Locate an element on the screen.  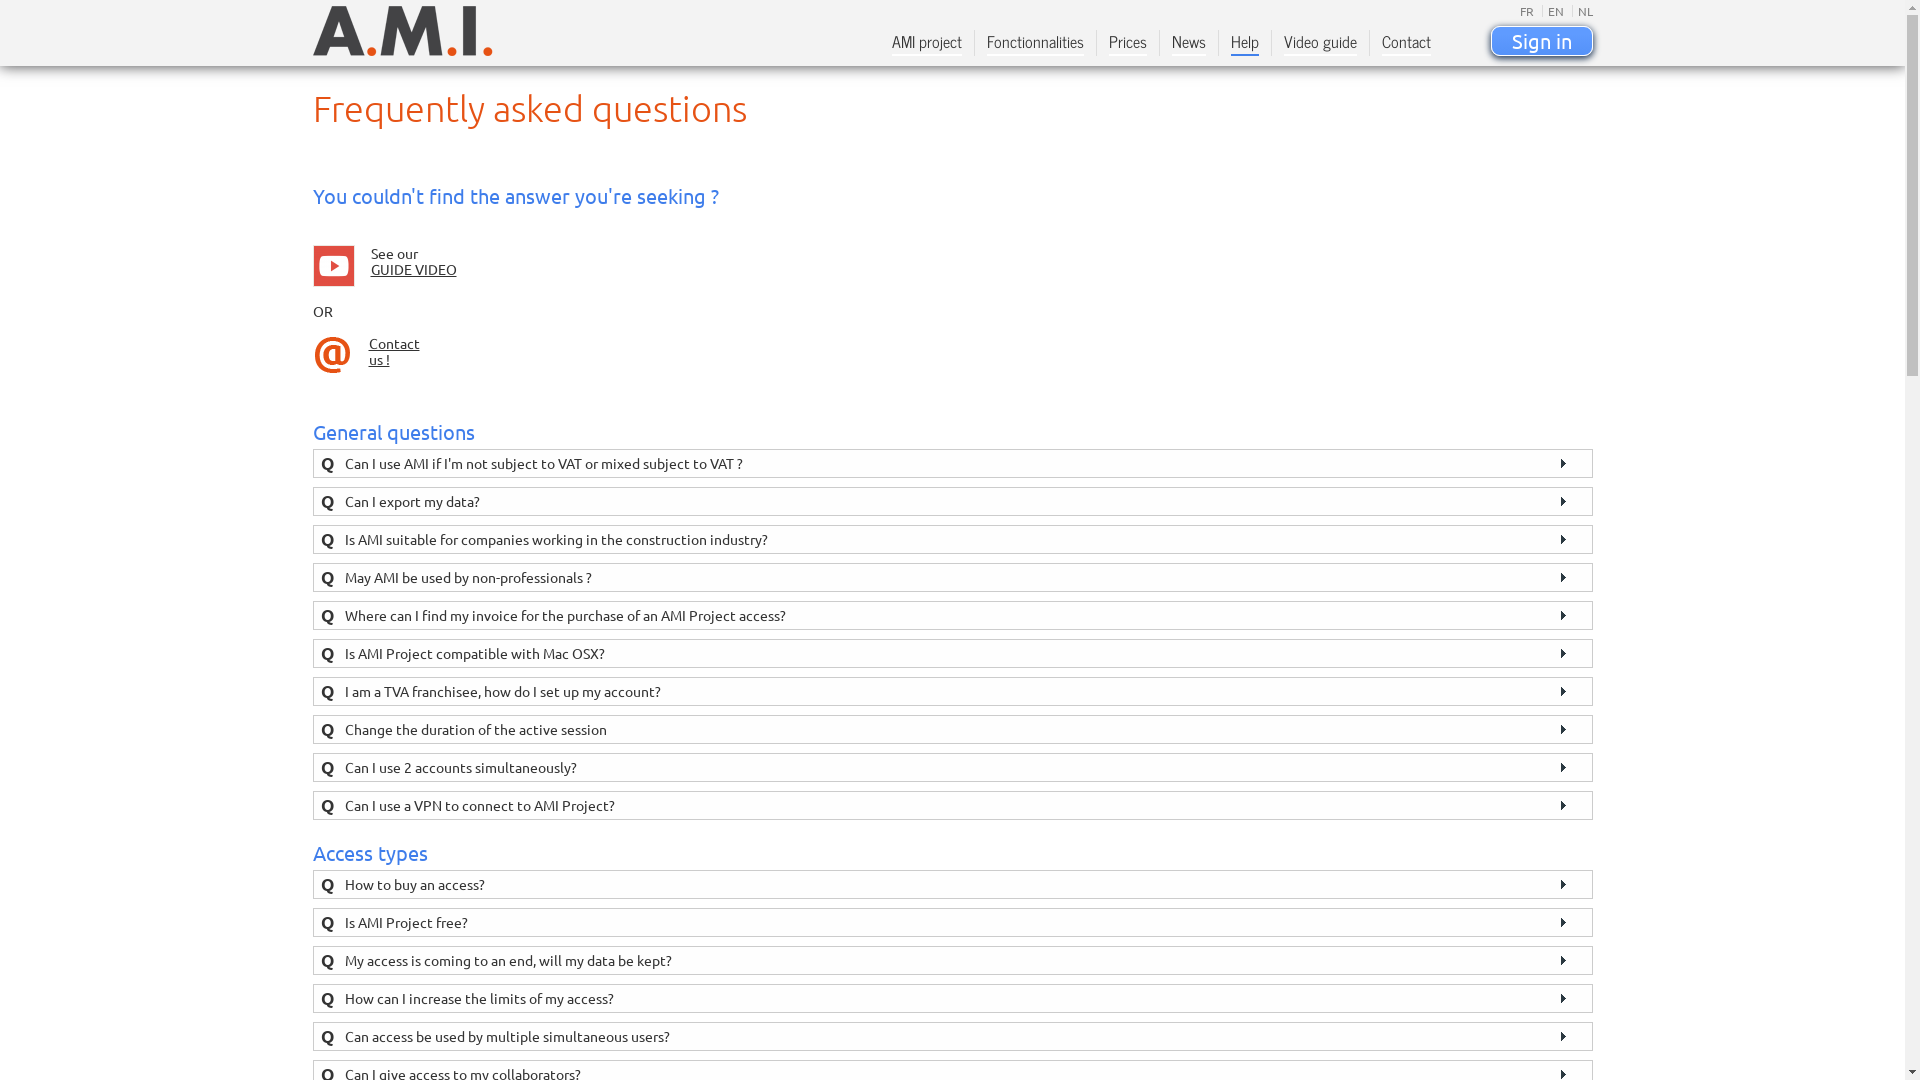
'Q My access is coming to an end, will my data be kept?' is located at coordinates (950, 959).